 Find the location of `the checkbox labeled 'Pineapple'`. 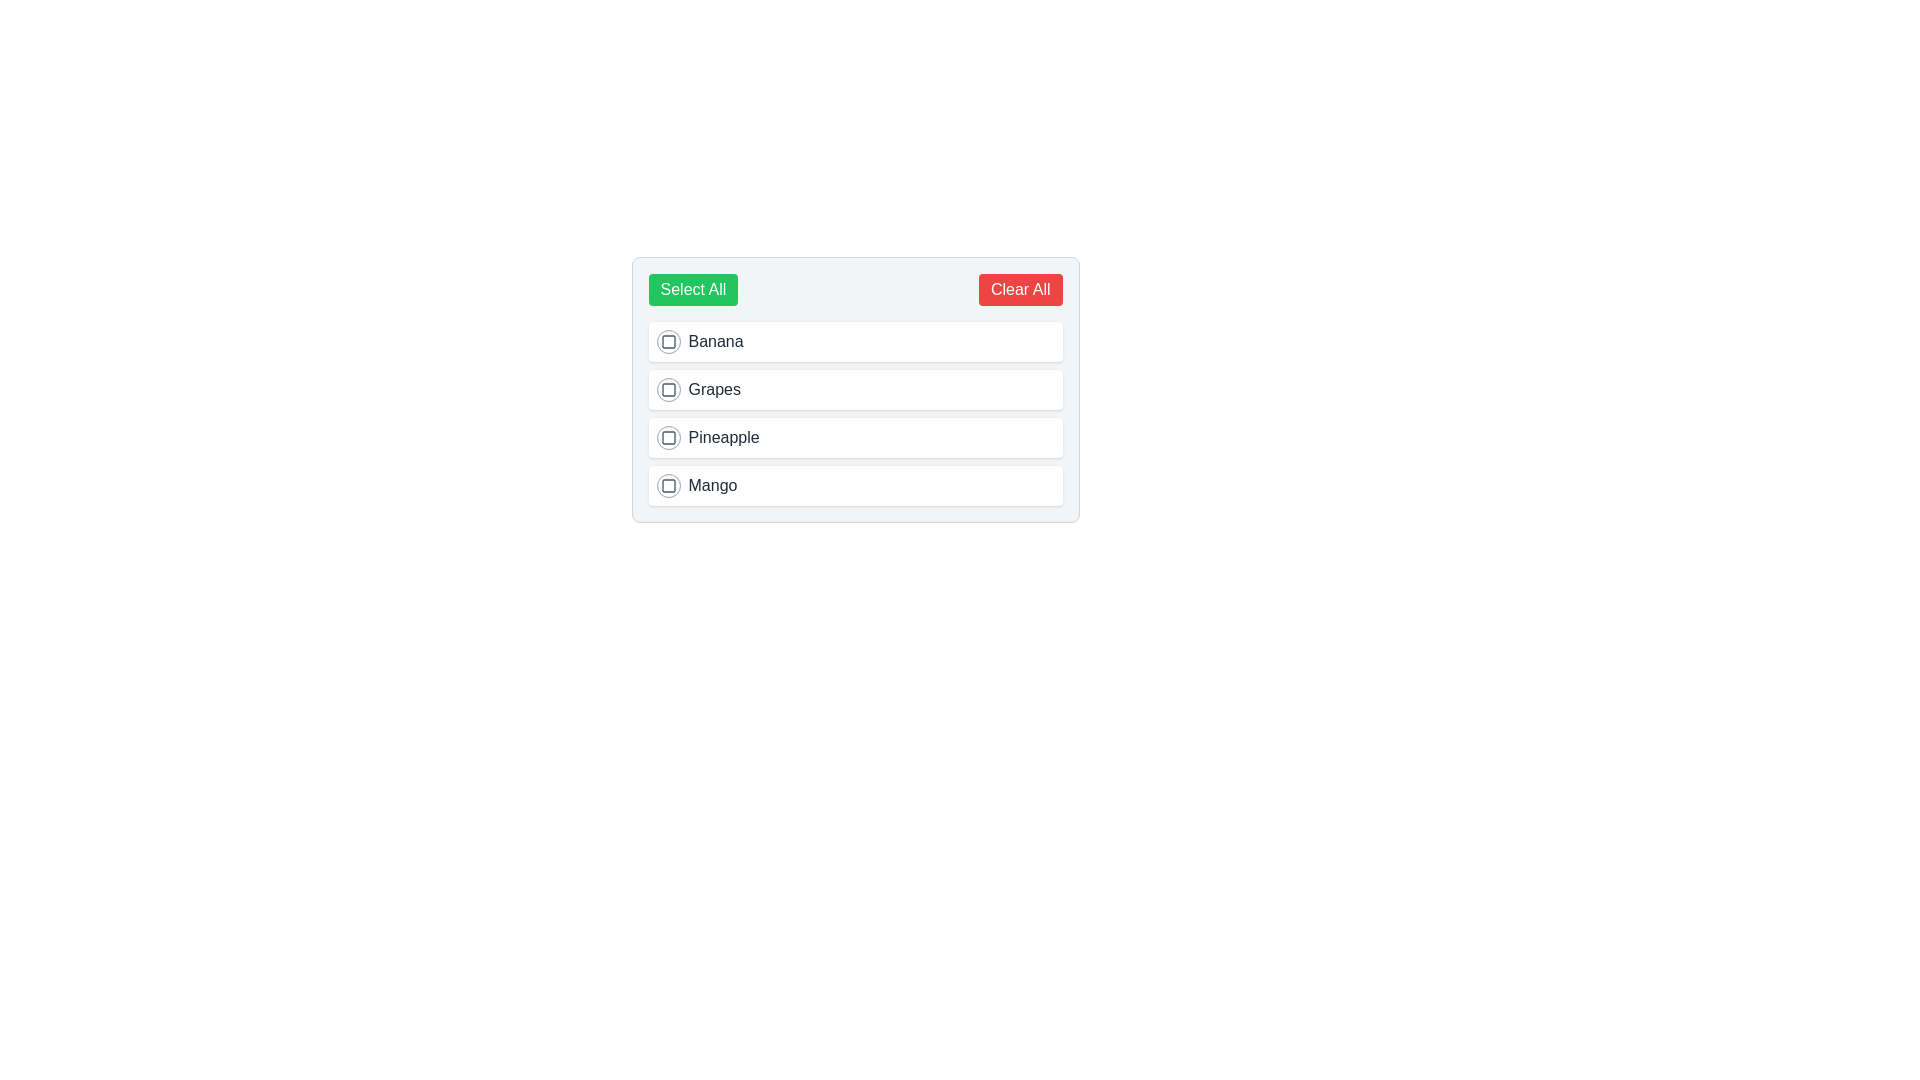

the checkbox labeled 'Pineapple' is located at coordinates (855, 437).